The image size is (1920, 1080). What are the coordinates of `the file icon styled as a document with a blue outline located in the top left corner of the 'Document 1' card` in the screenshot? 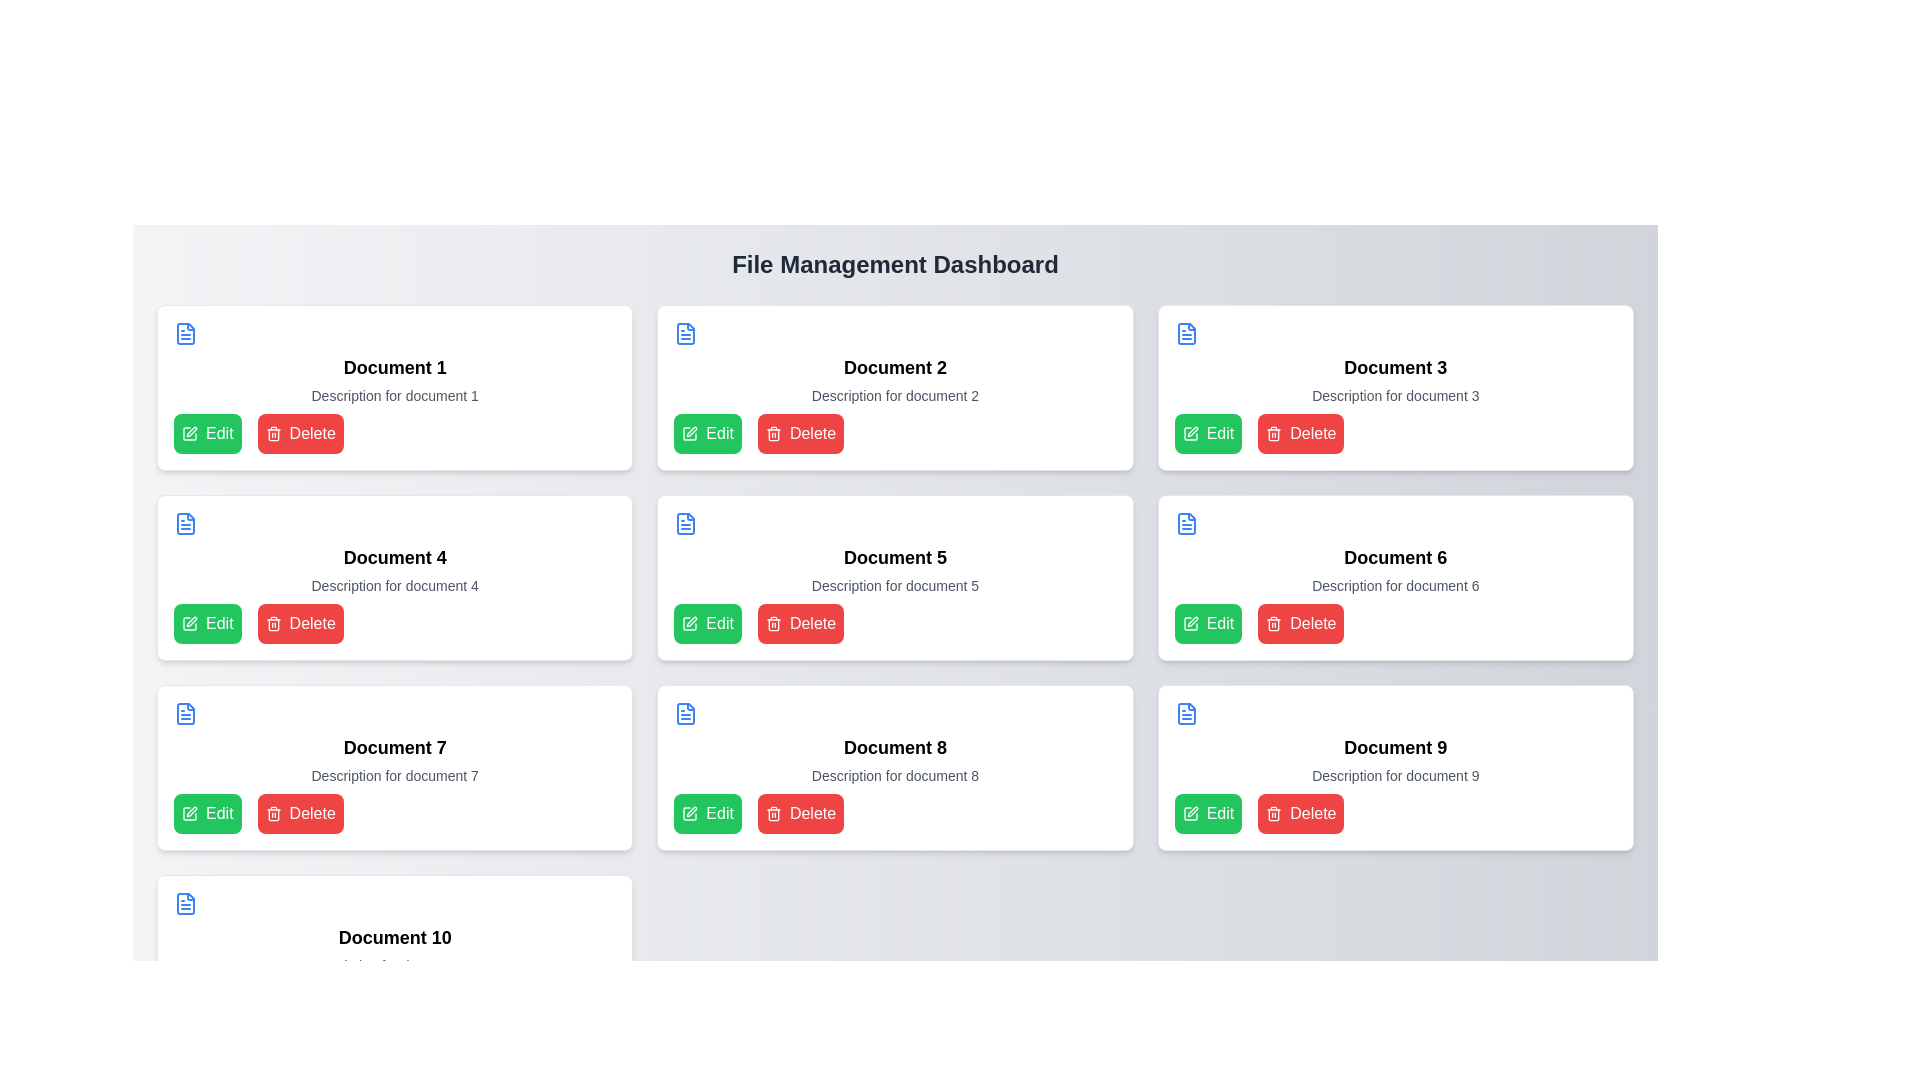 It's located at (186, 333).